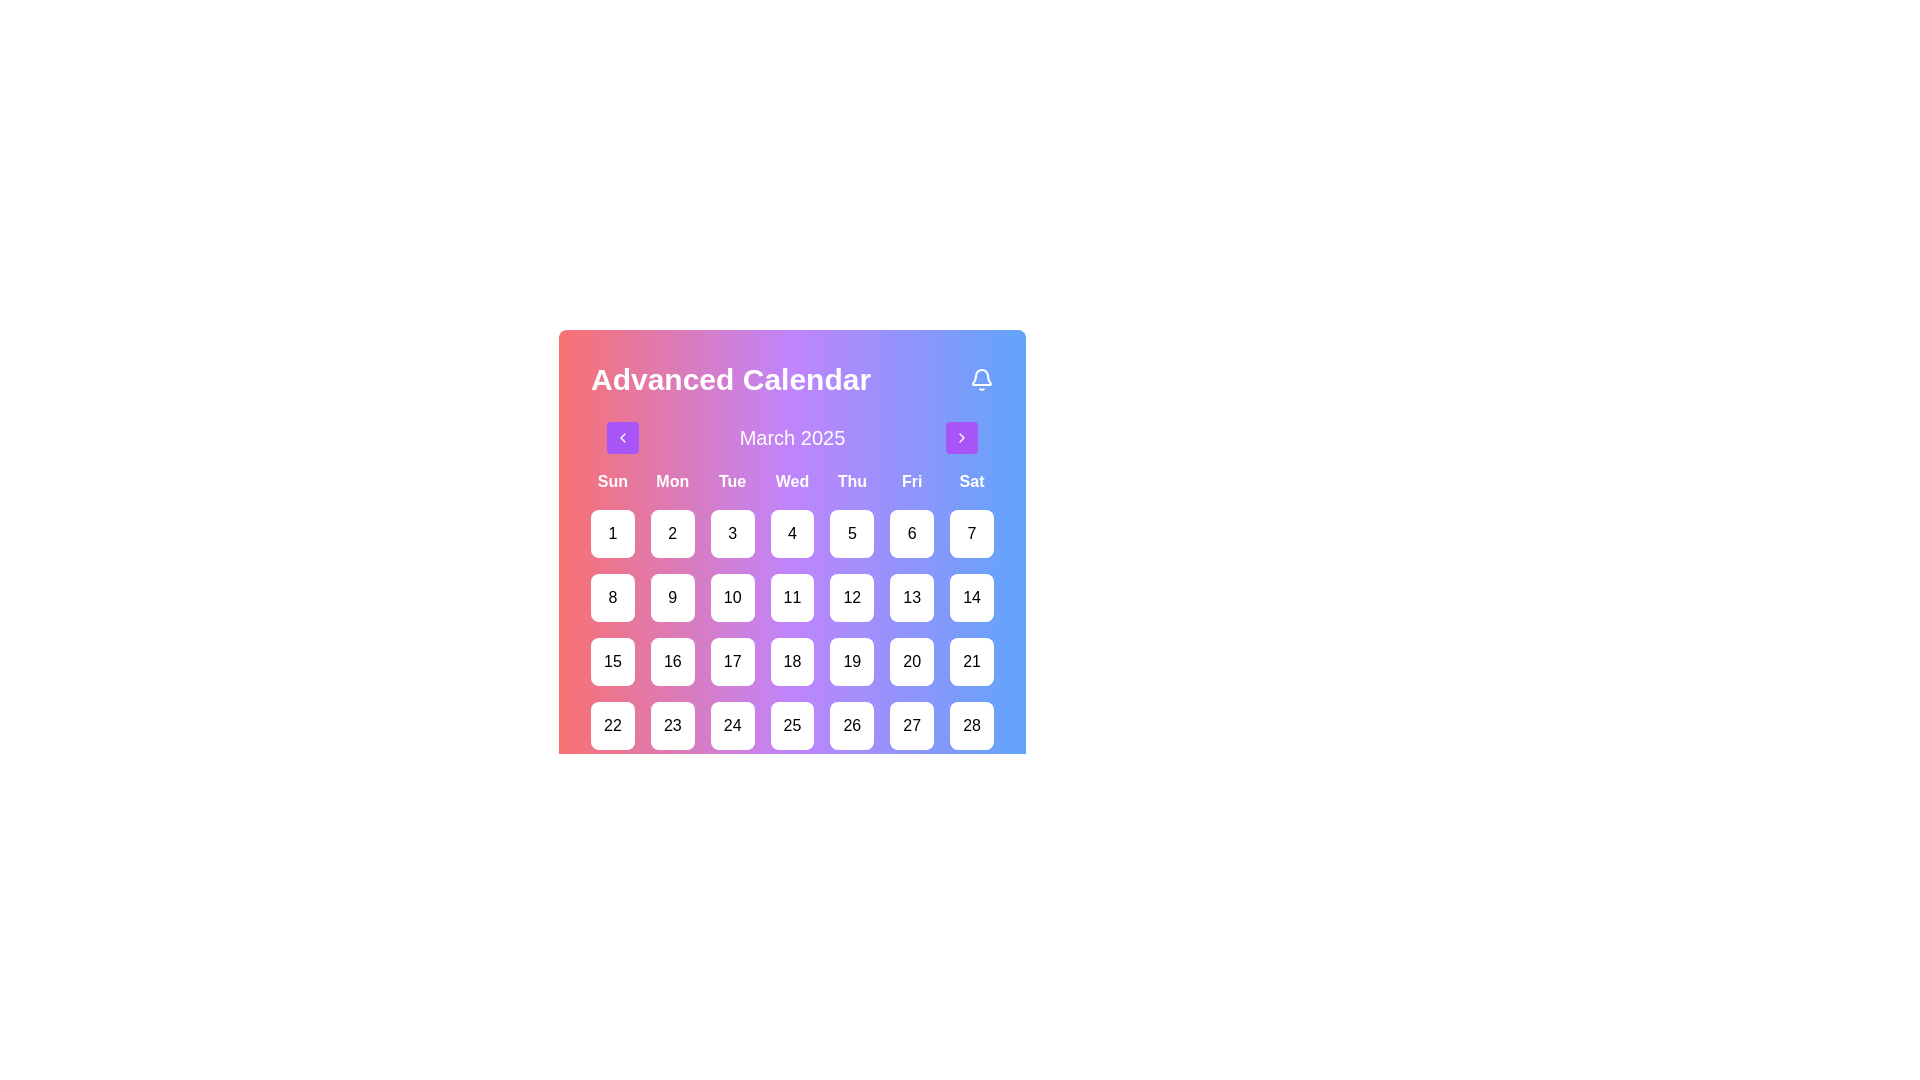 The height and width of the screenshot is (1080, 1920). I want to click on the rounded rectangular button displaying the number '11' located in the fourth row and fourth column of the calendar grid under the header 'Wed', so click(791, 596).